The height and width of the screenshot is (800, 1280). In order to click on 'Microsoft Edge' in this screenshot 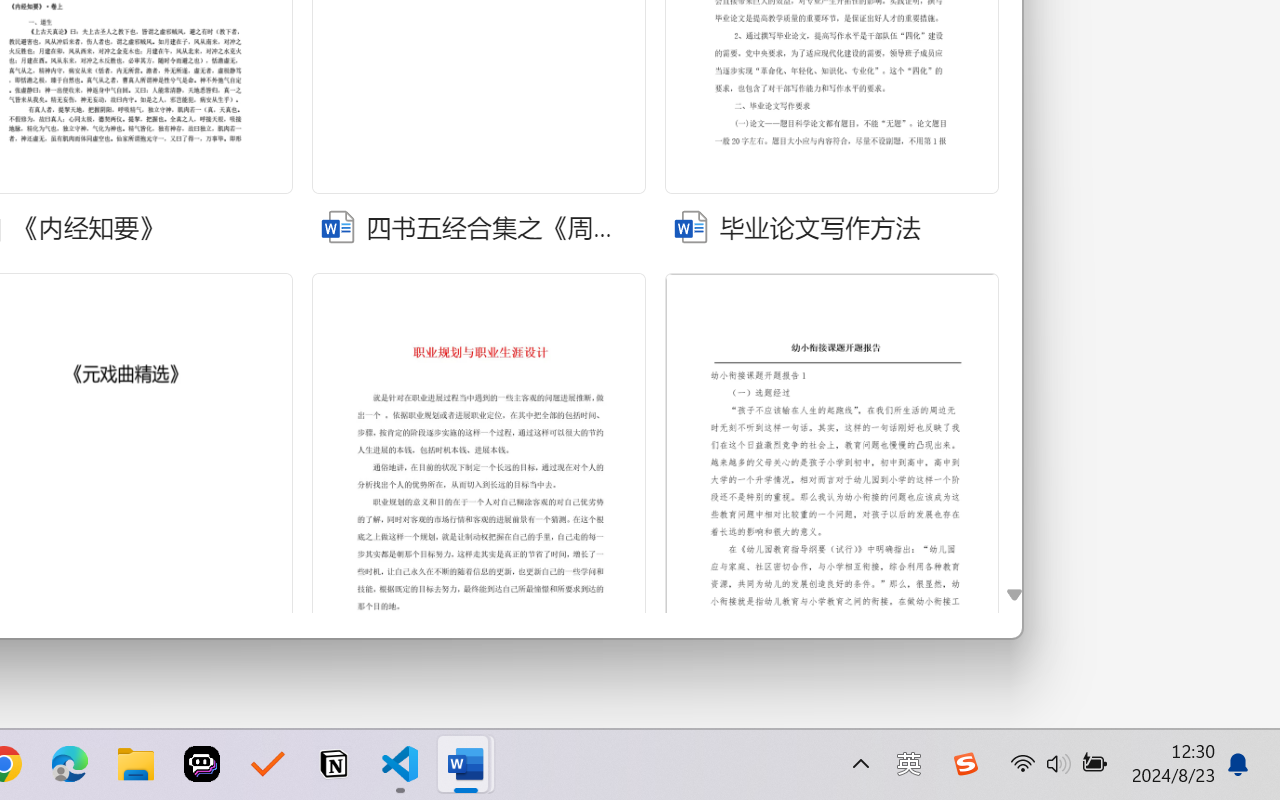, I will do `click(69, 764)`.